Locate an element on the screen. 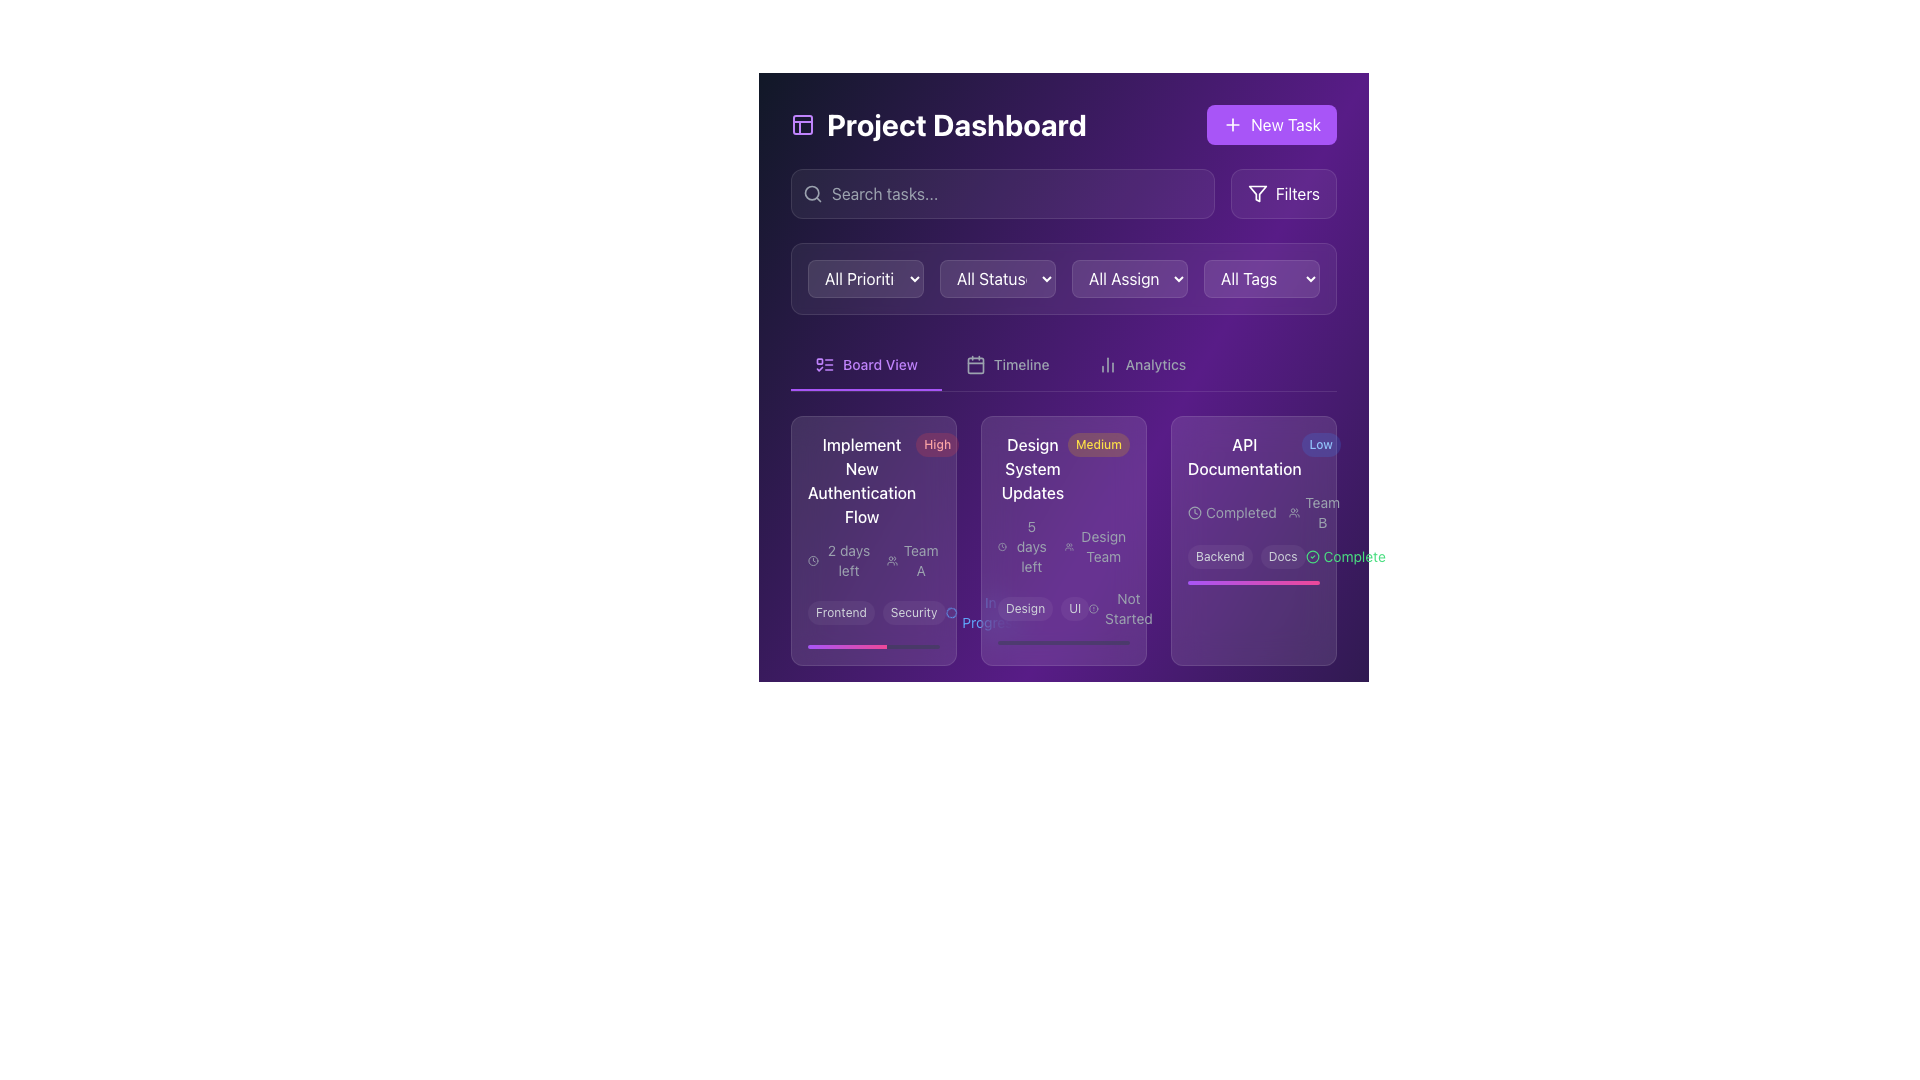 This screenshot has height=1080, width=1920. the circular element of the clock icon located to the left of the time-related text within the 'Implement New Authentication Flow' card in the 'Board View' section is located at coordinates (813, 560).